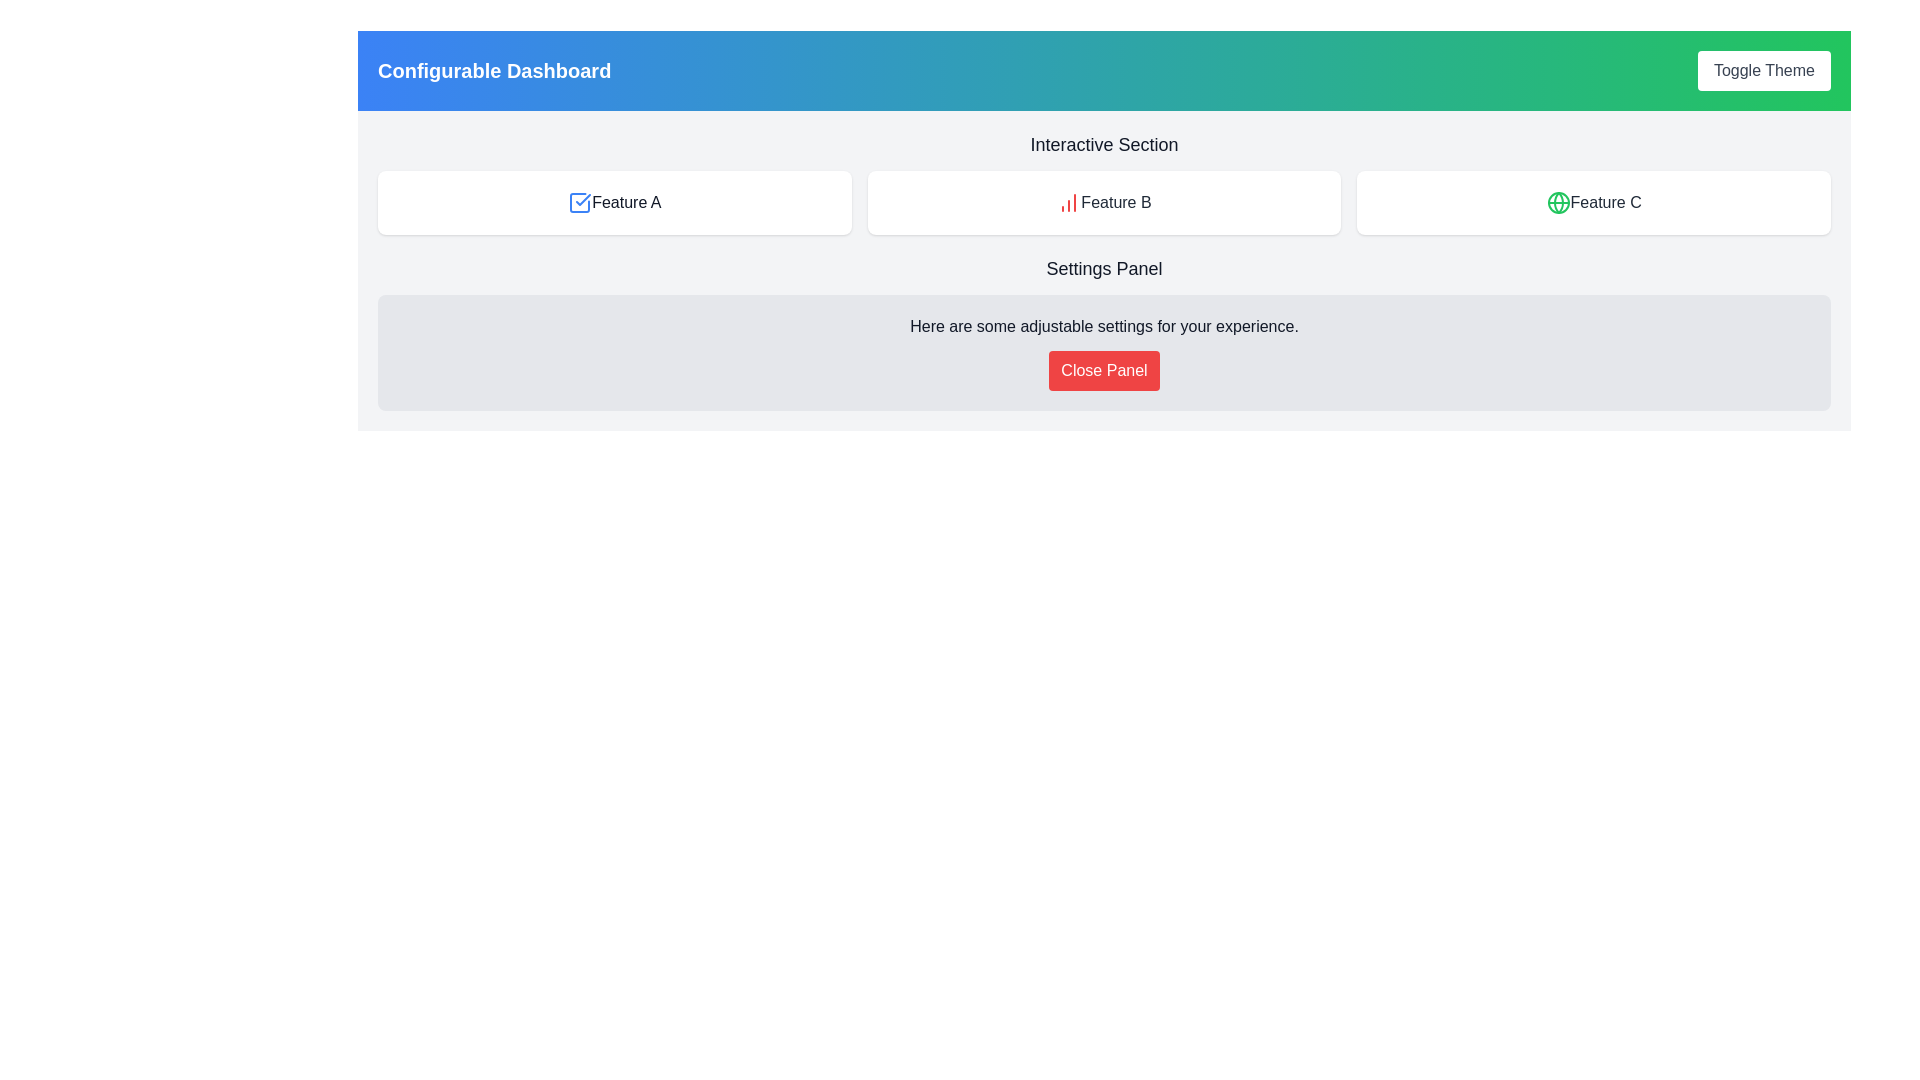  I want to click on the static informational display button labeled 'Feature C', which is a rectangular button with a white background, rounded corners, and contains the text styled in dark gray, positioned to the right of a green globe icon, so click(1593, 203).